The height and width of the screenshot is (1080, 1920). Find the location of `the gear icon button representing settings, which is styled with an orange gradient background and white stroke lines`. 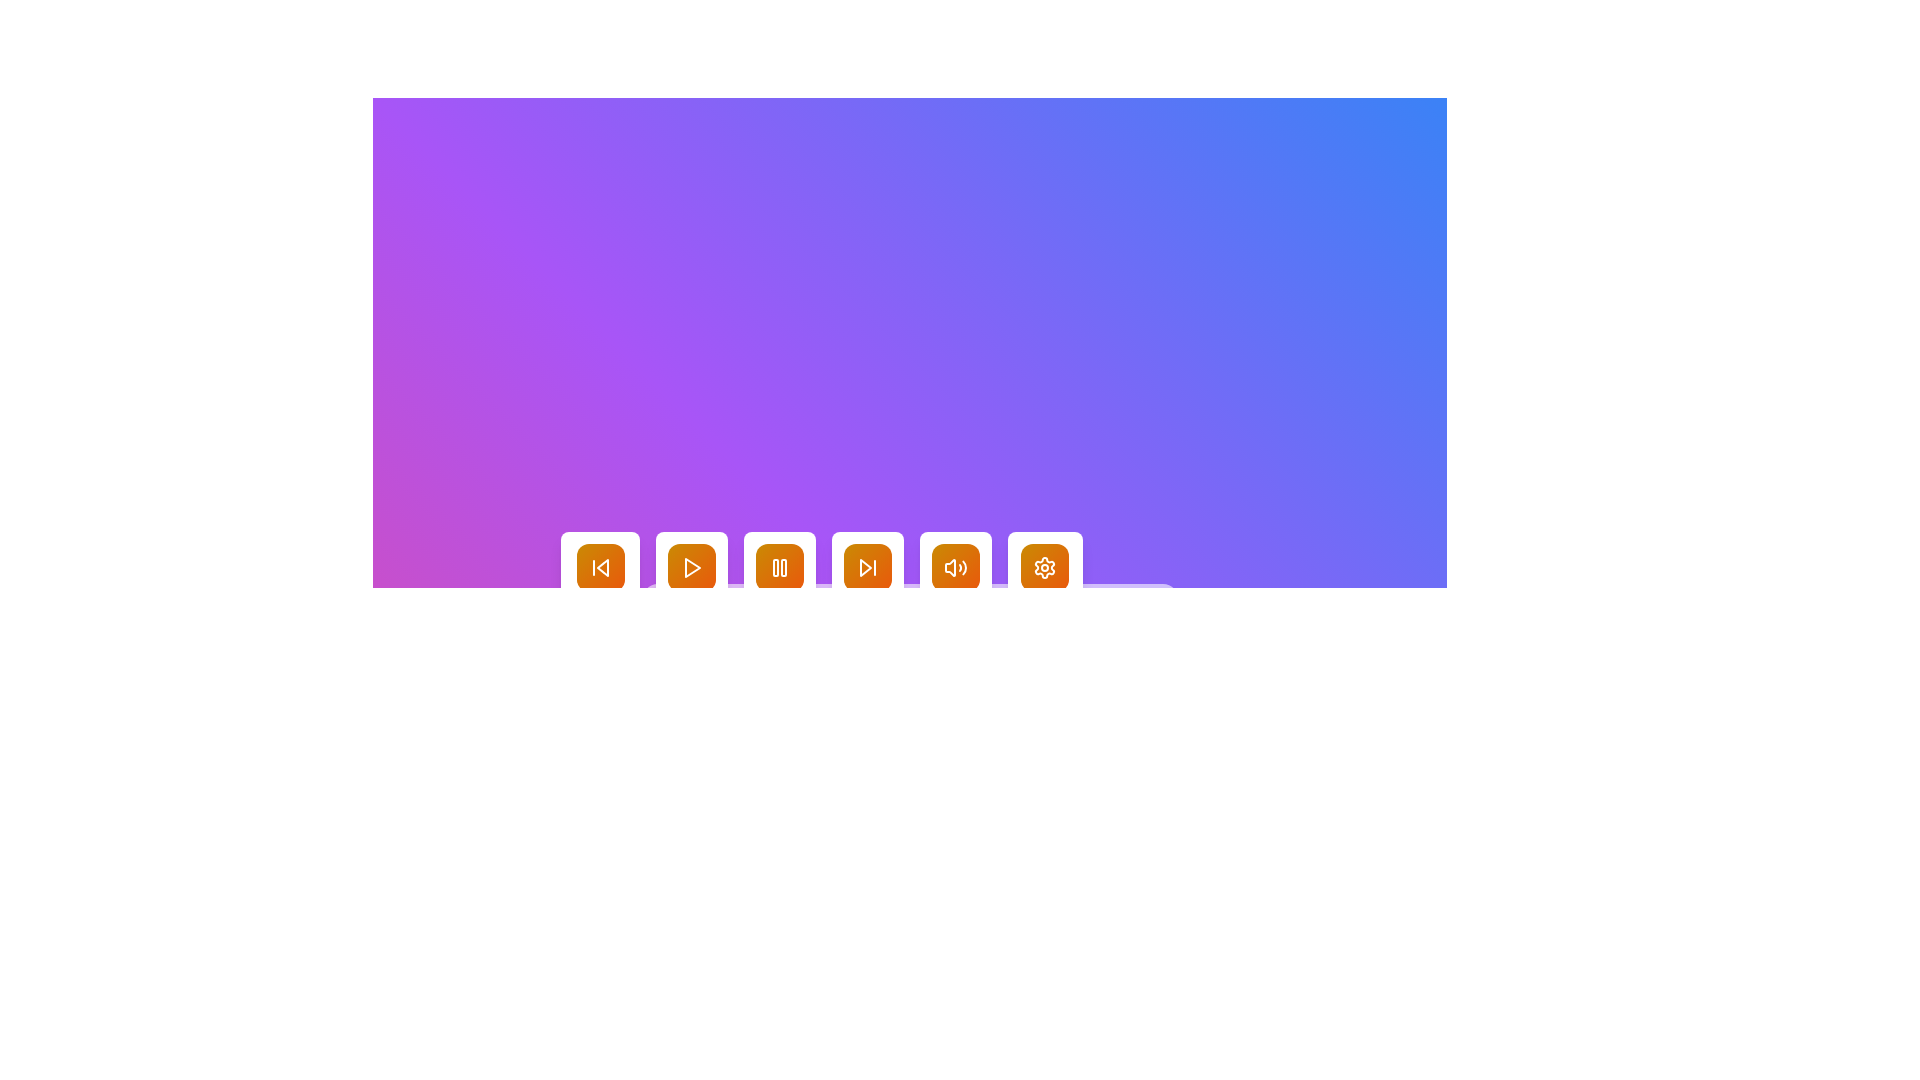

the gear icon button representing settings, which is styled with an orange gradient background and white stroke lines is located at coordinates (1044, 567).